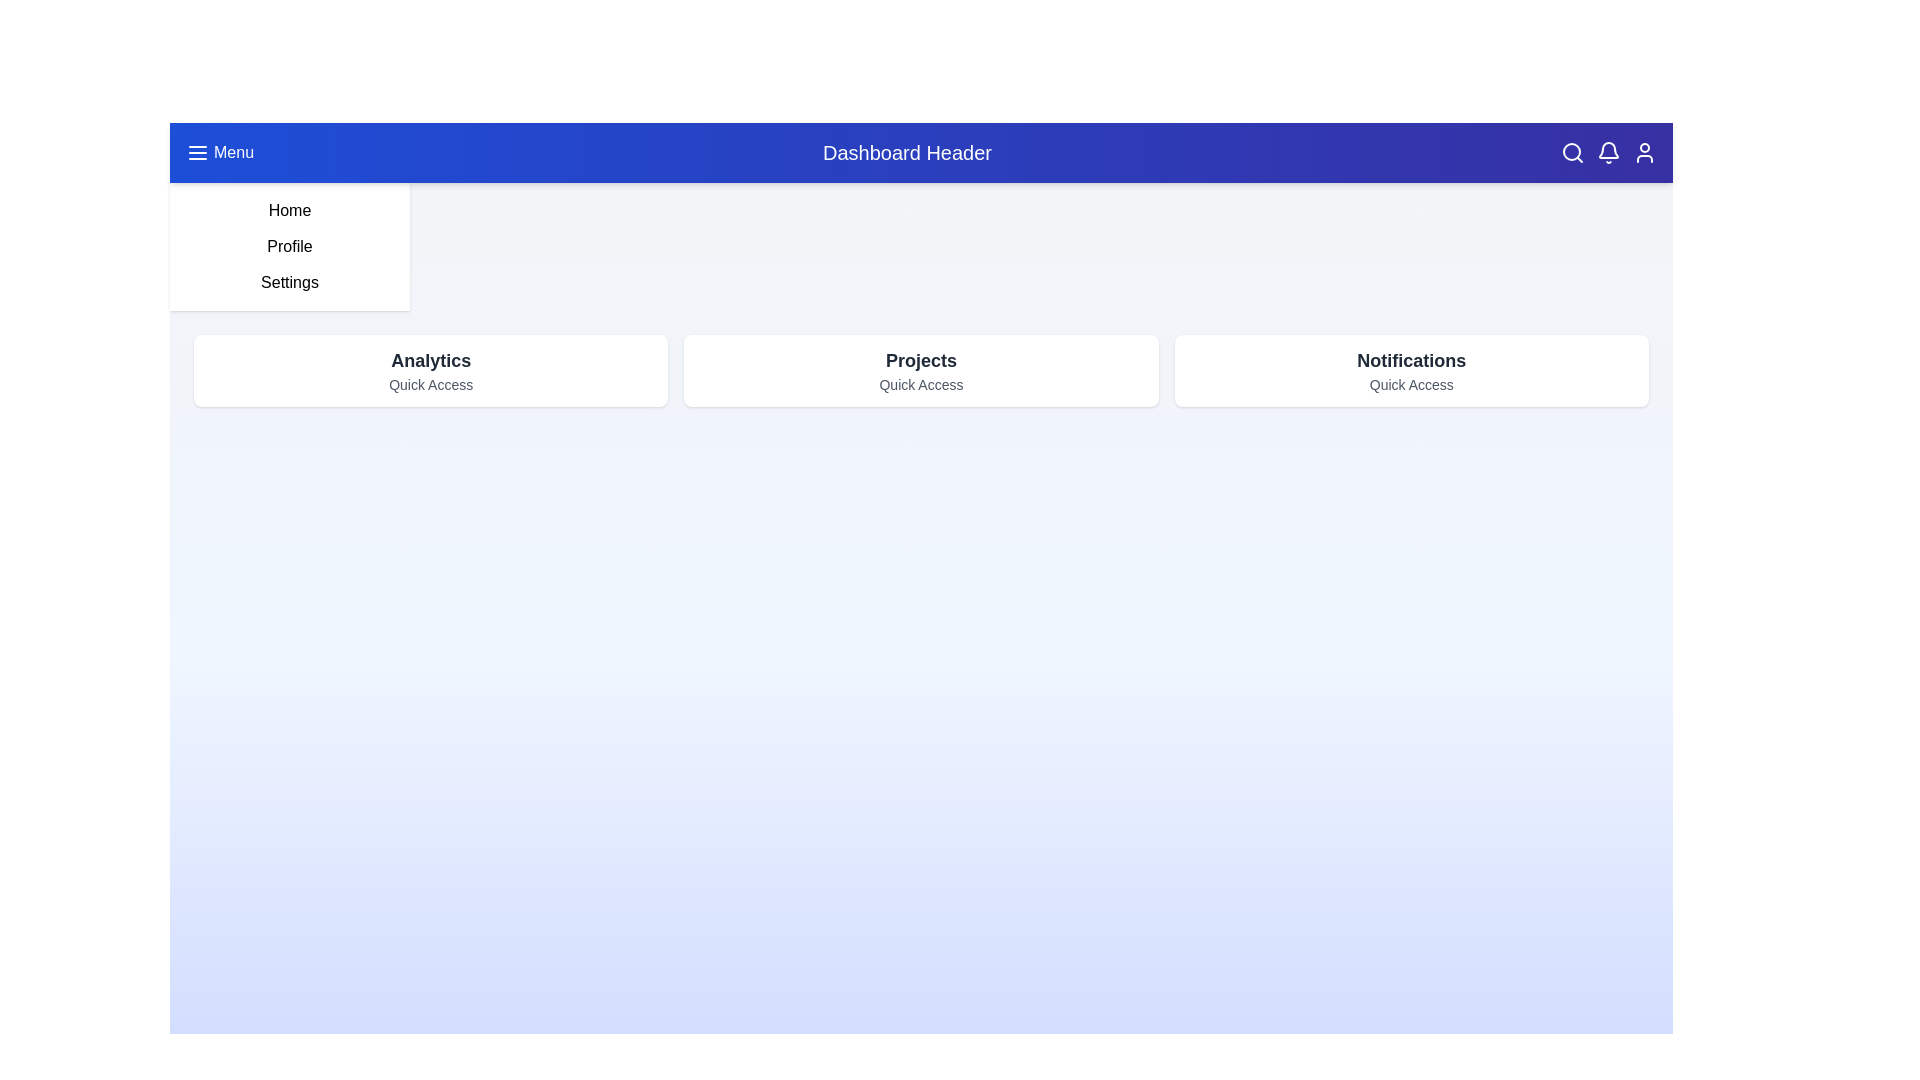 Image resolution: width=1920 pixels, height=1080 pixels. Describe the element at coordinates (1608, 152) in the screenshot. I see `the notifications button` at that location.